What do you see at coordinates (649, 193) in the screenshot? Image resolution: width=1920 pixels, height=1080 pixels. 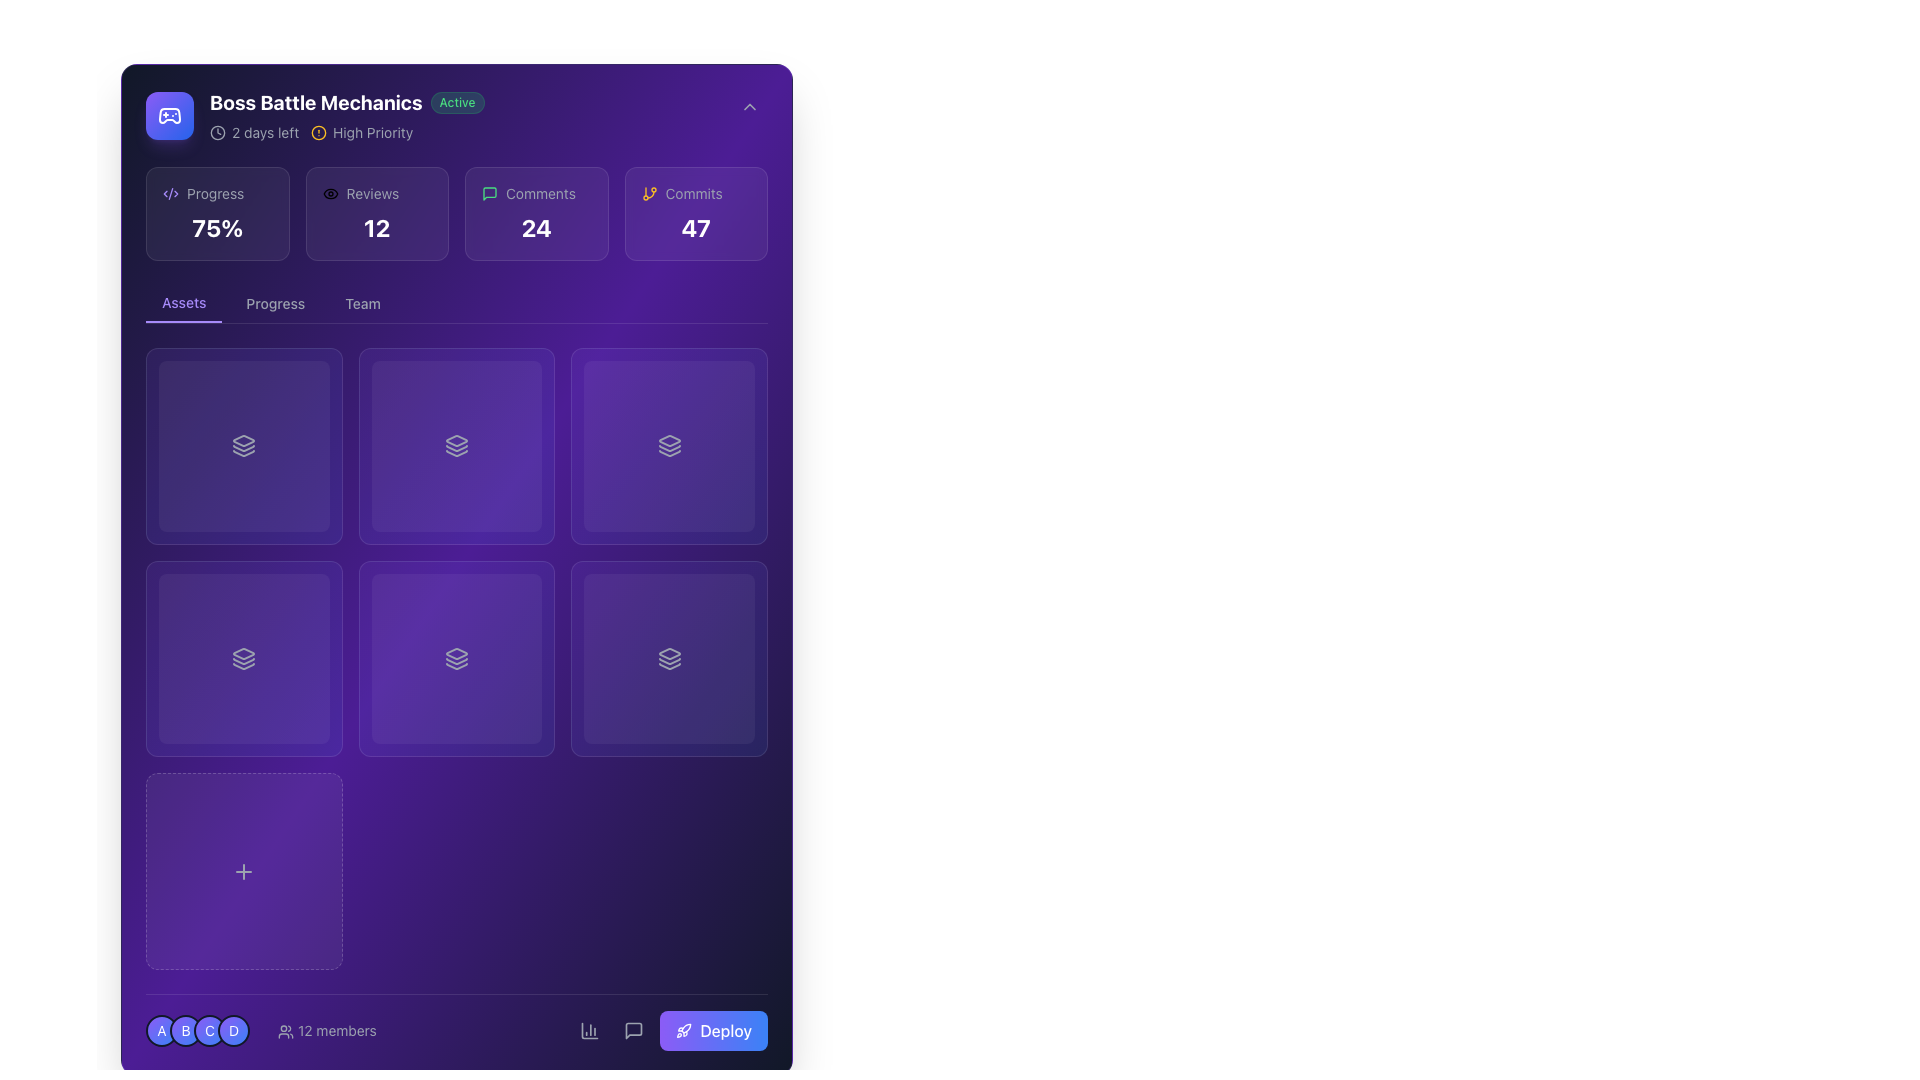 I see `the small orange icon resembling a branching structure, located to the left of the text 'Commits'` at bounding box center [649, 193].